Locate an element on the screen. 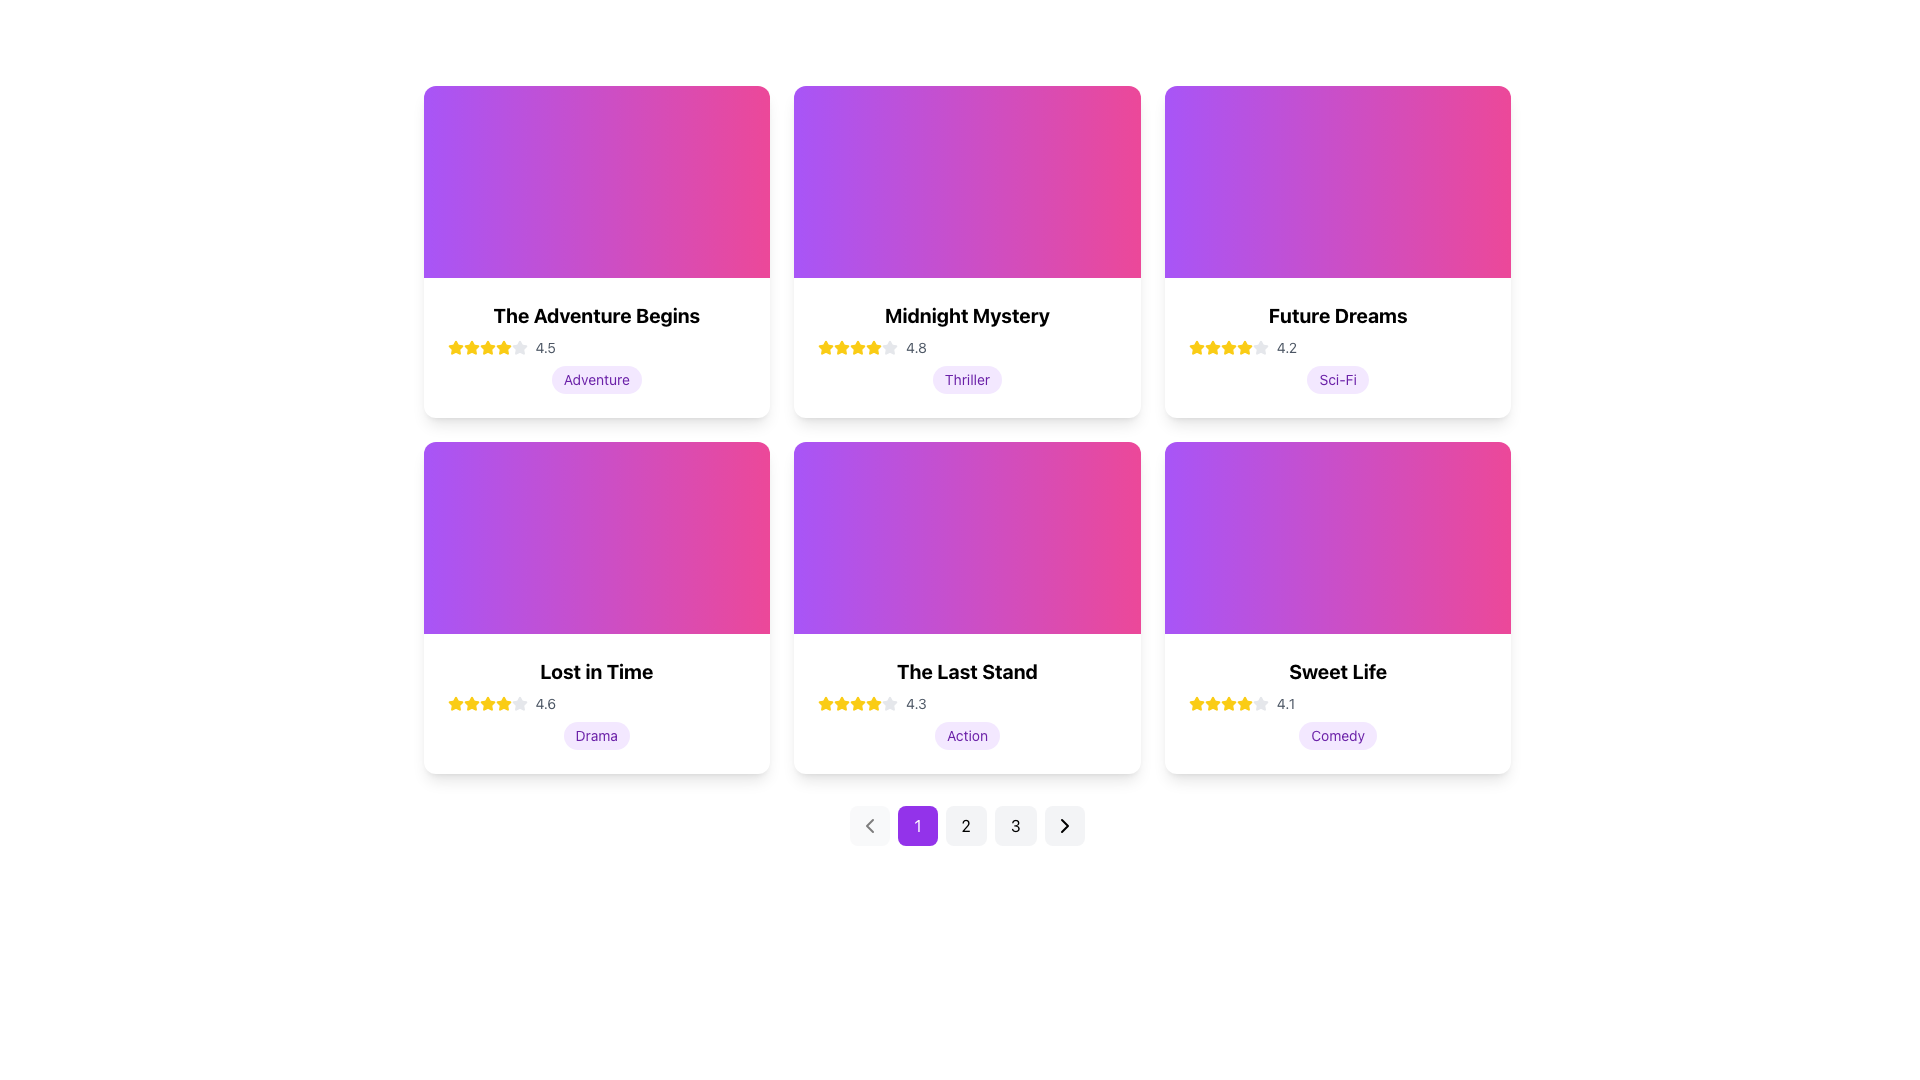 The image size is (1920, 1080). the pagination button labeled '2' is located at coordinates (967, 825).